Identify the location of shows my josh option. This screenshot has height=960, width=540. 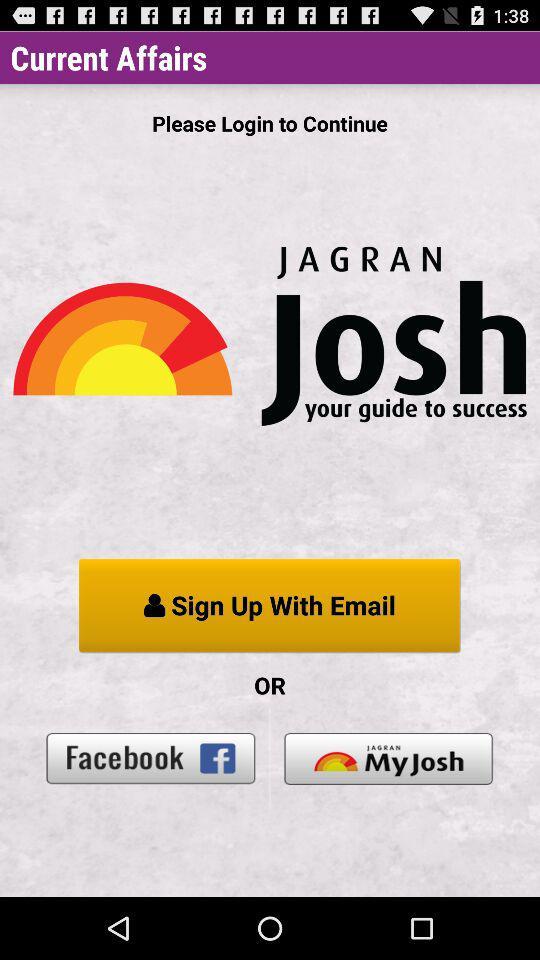
(388, 757).